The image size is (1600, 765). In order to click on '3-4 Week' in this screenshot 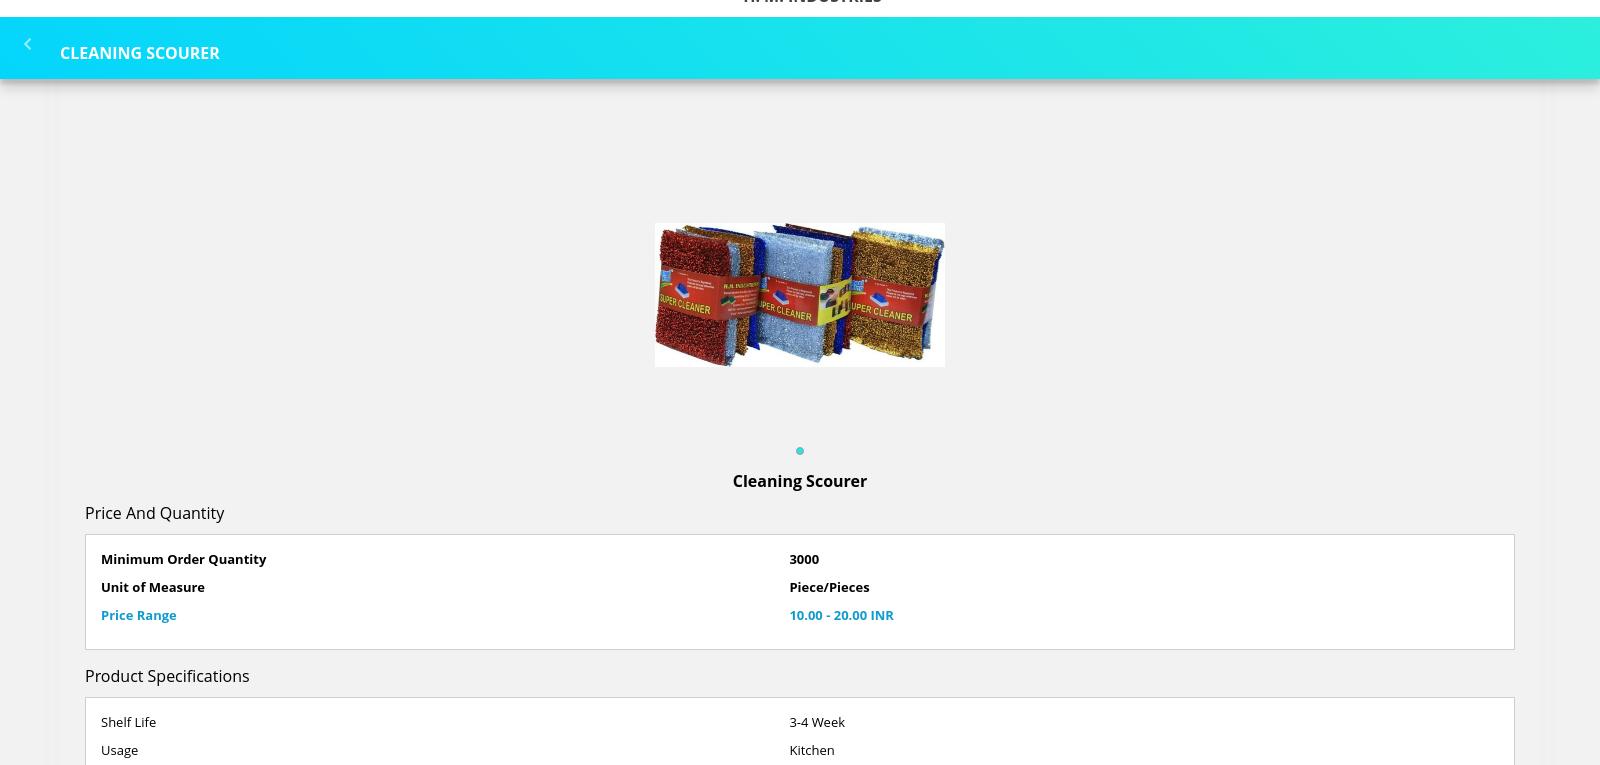, I will do `click(815, 721)`.